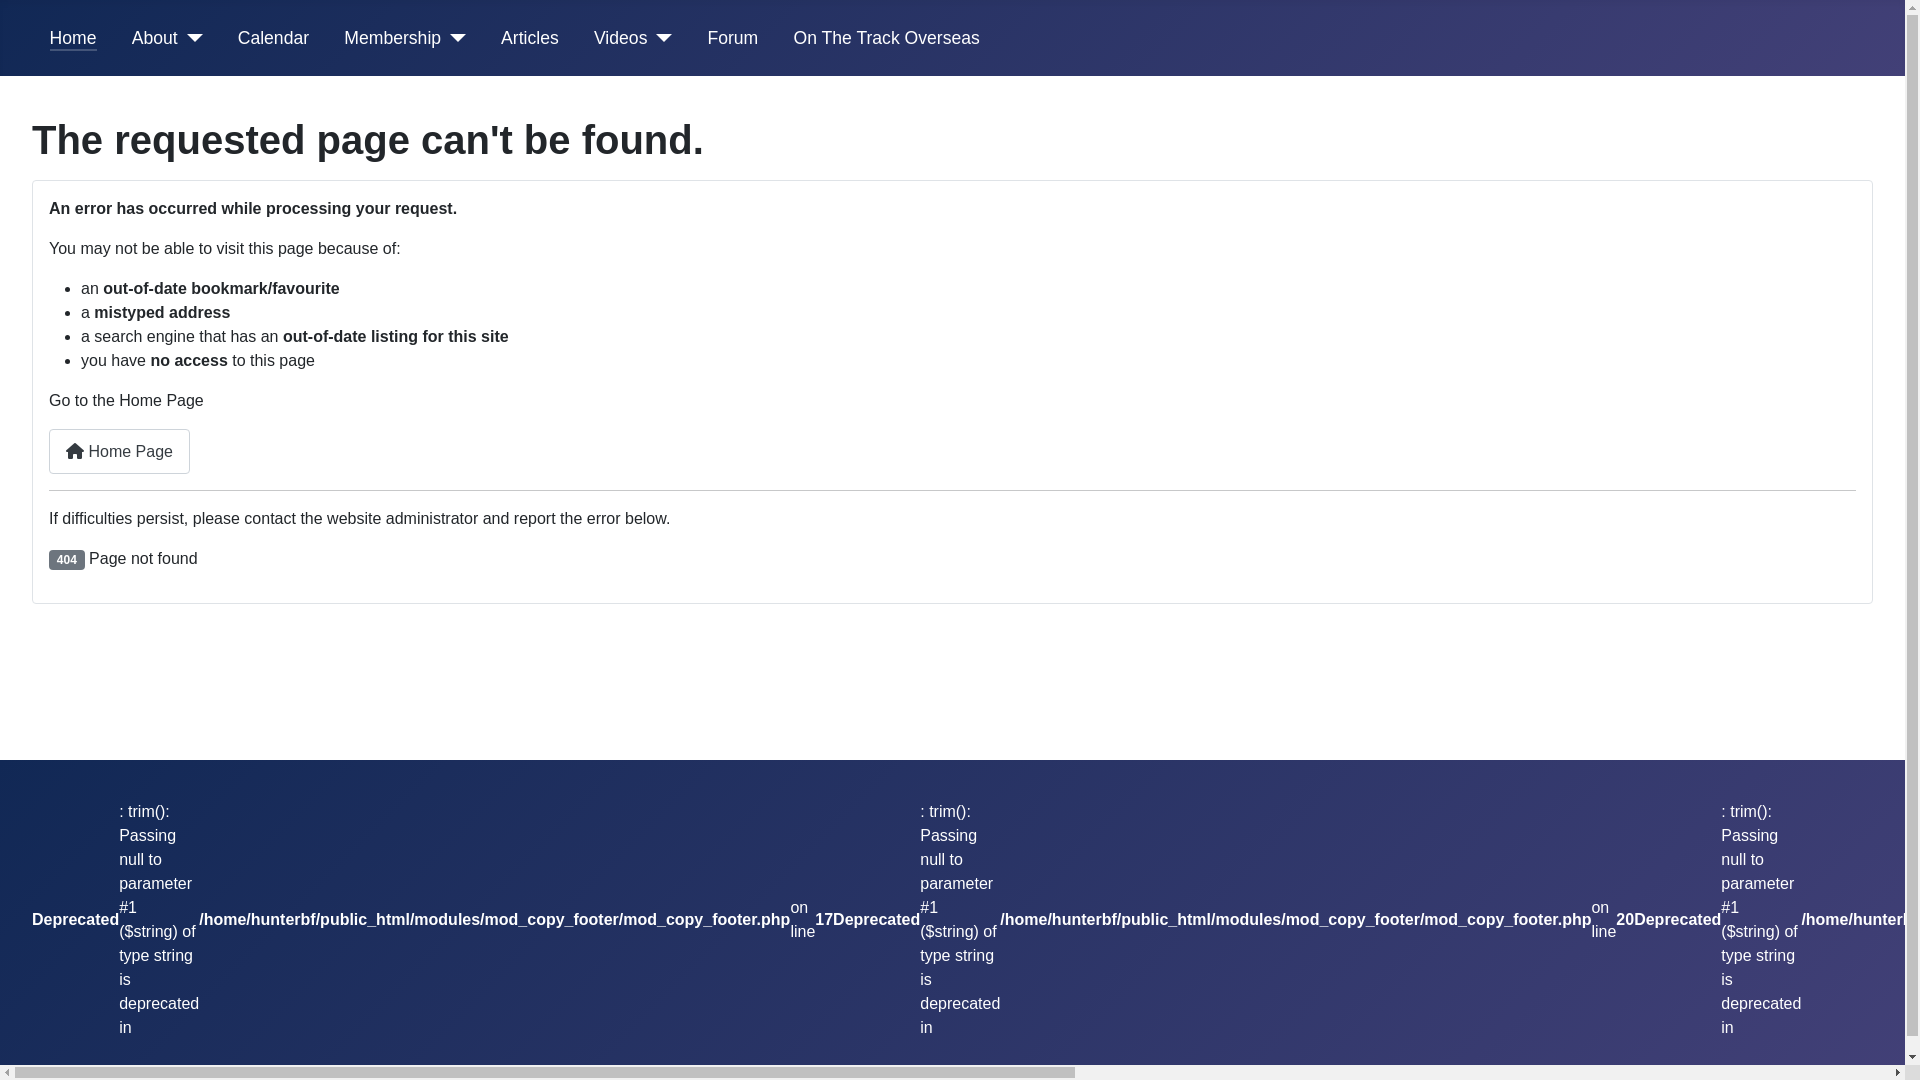 The image size is (1920, 1080). Describe the element at coordinates (731, 38) in the screenshot. I see `'Forum'` at that location.